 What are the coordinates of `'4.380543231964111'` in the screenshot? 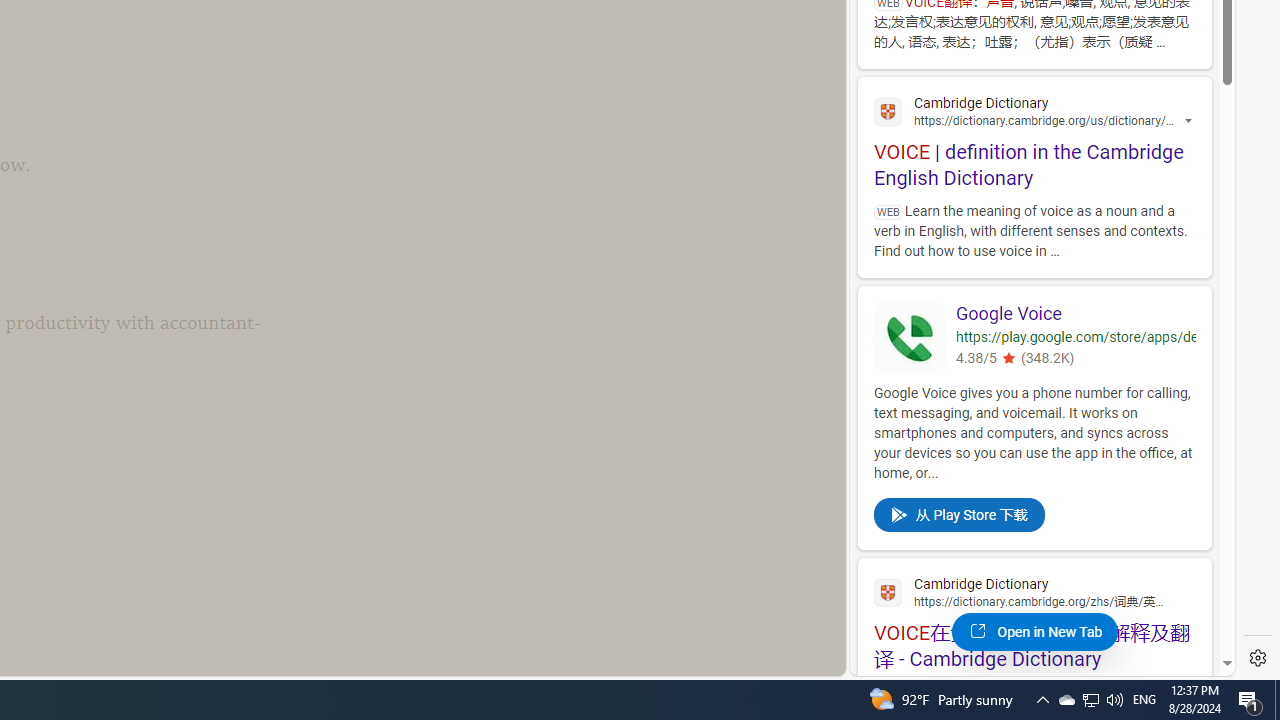 It's located at (1008, 357).